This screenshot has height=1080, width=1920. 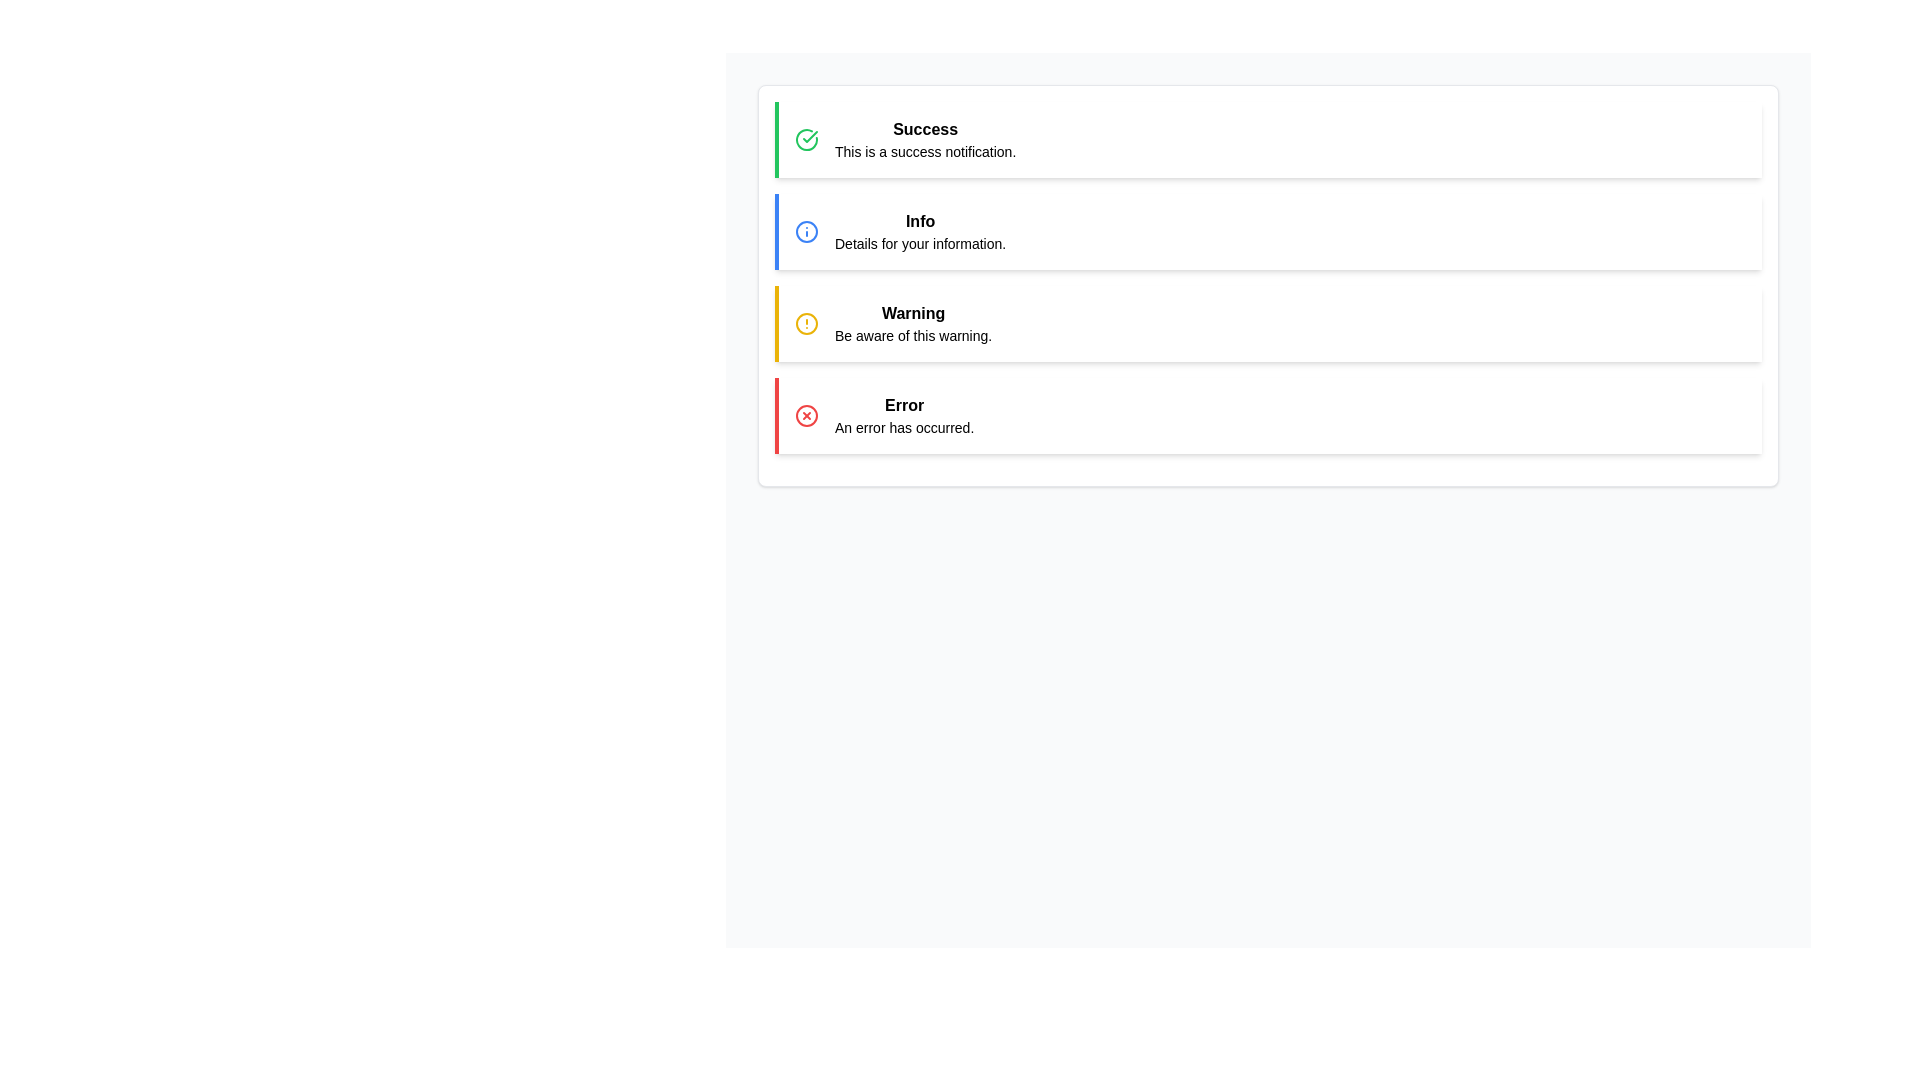 What do you see at coordinates (806, 230) in the screenshot?
I see `the small circular blue-bordered icon with an 'i' inside, located in the second notification card titled 'Info'` at bounding box center [806, 230].